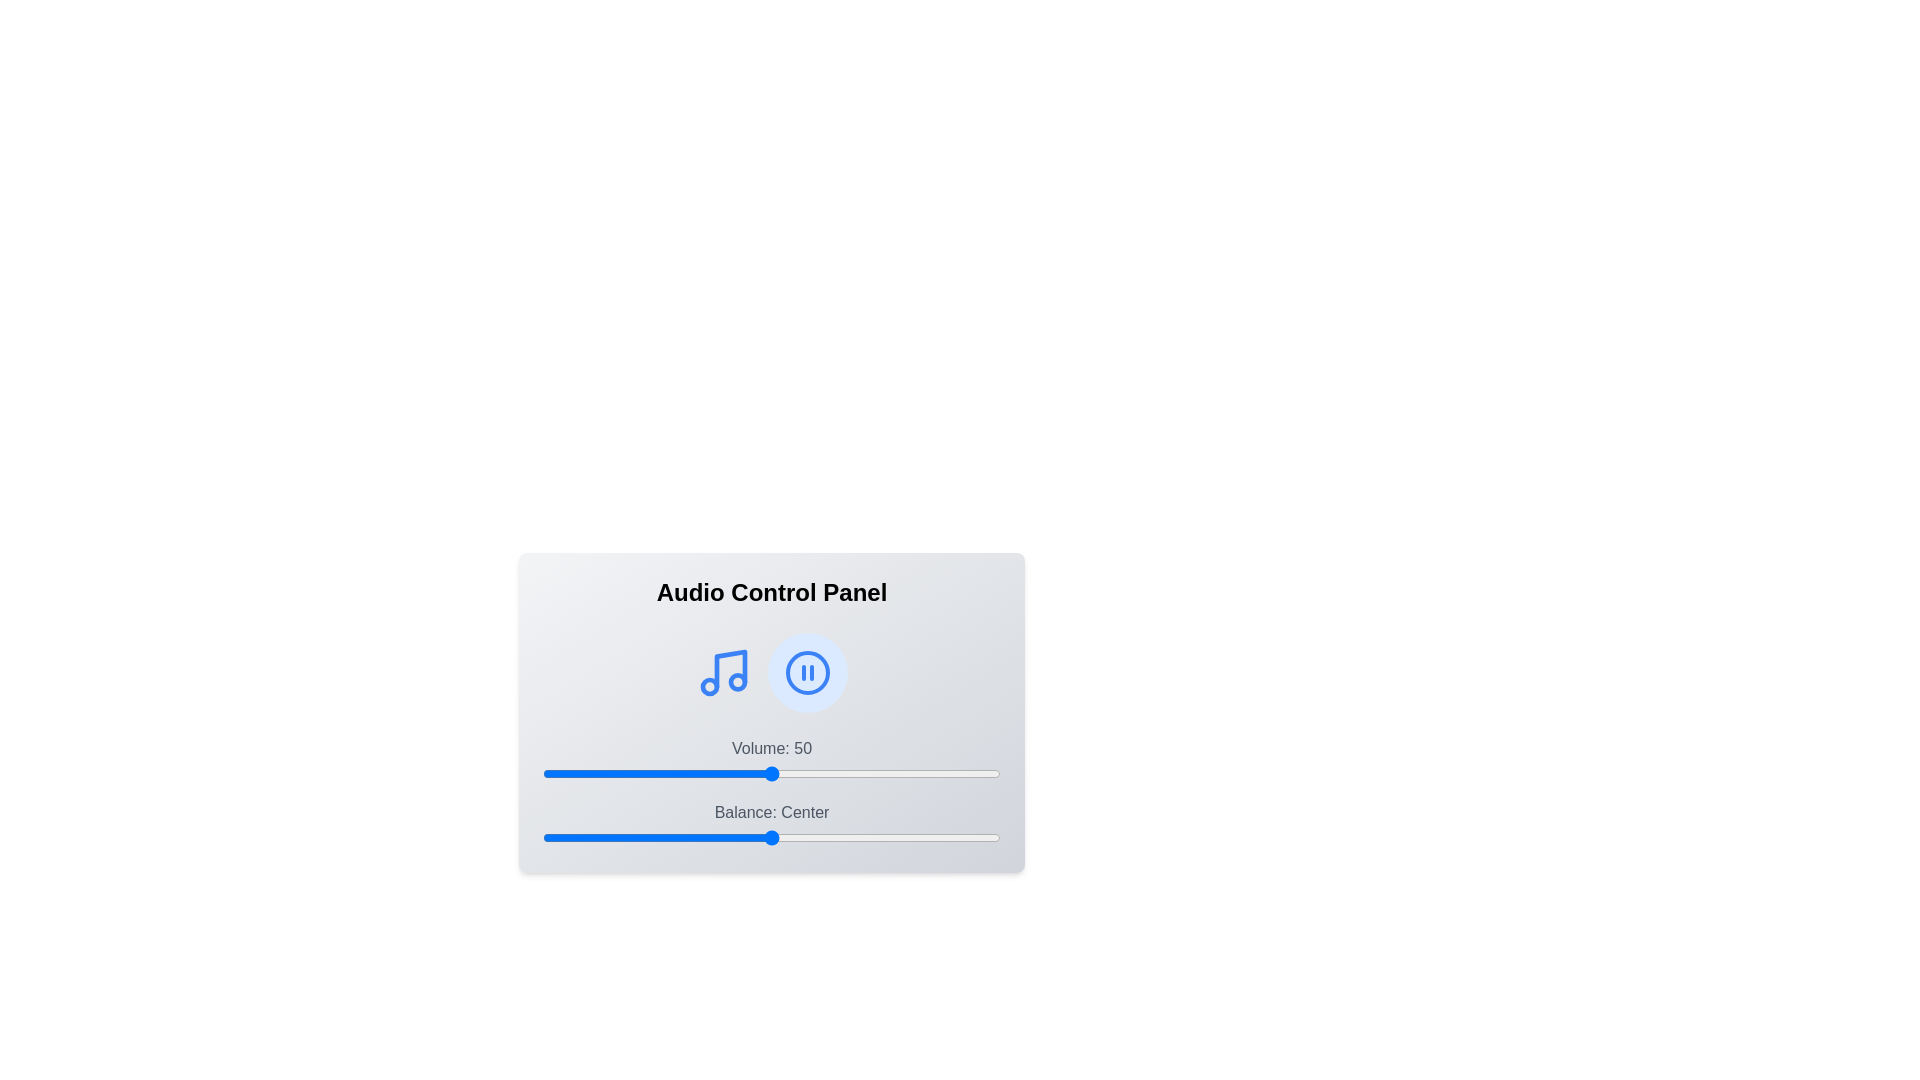 The width and height of the screenshot is (1920, 1080). What do you see at coordinates (807, 672) in the screenshot?
I see `the prominent circular icon with a blue border and a light-blue background featuring a blue 'pause' symbol, located` at bounding box center [807, 672].